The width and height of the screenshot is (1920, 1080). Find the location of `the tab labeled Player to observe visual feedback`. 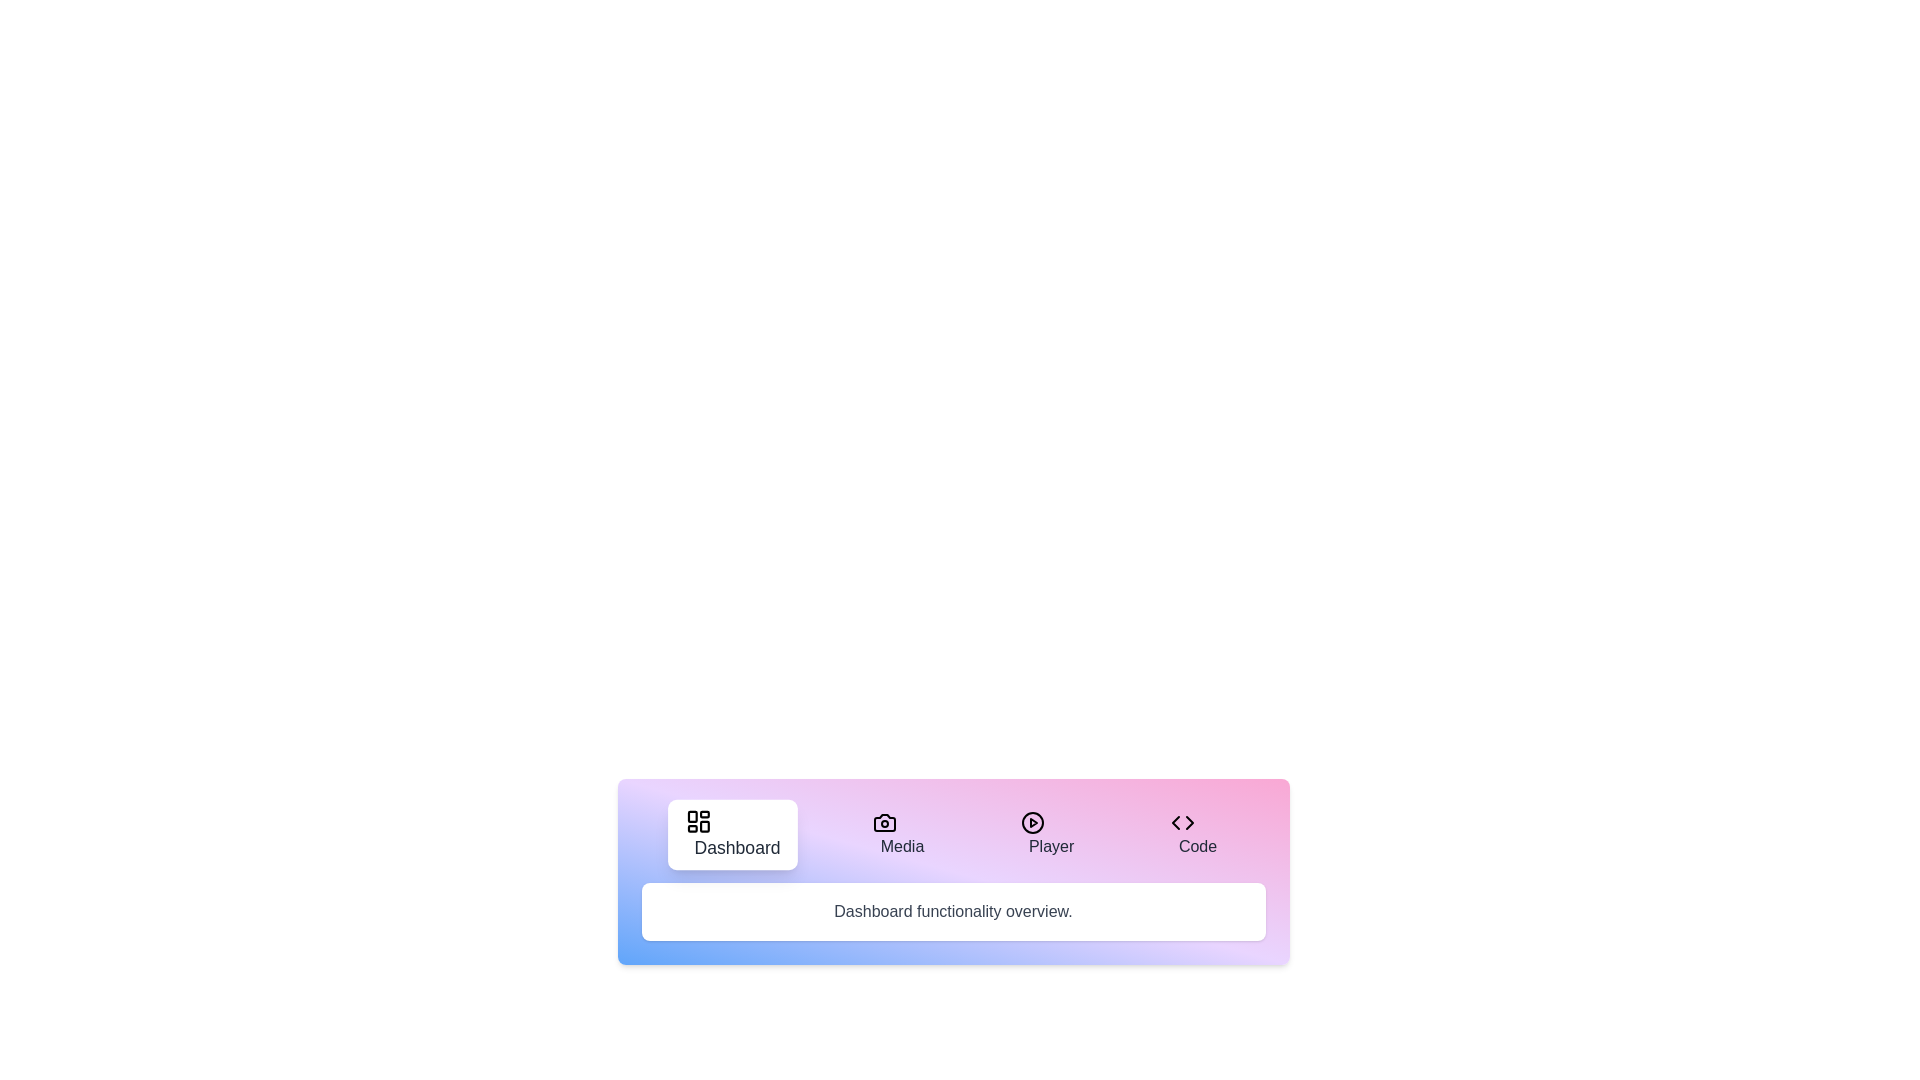

the tab labeled Player to observe visual feedback is located at coordinates (1046, 834).